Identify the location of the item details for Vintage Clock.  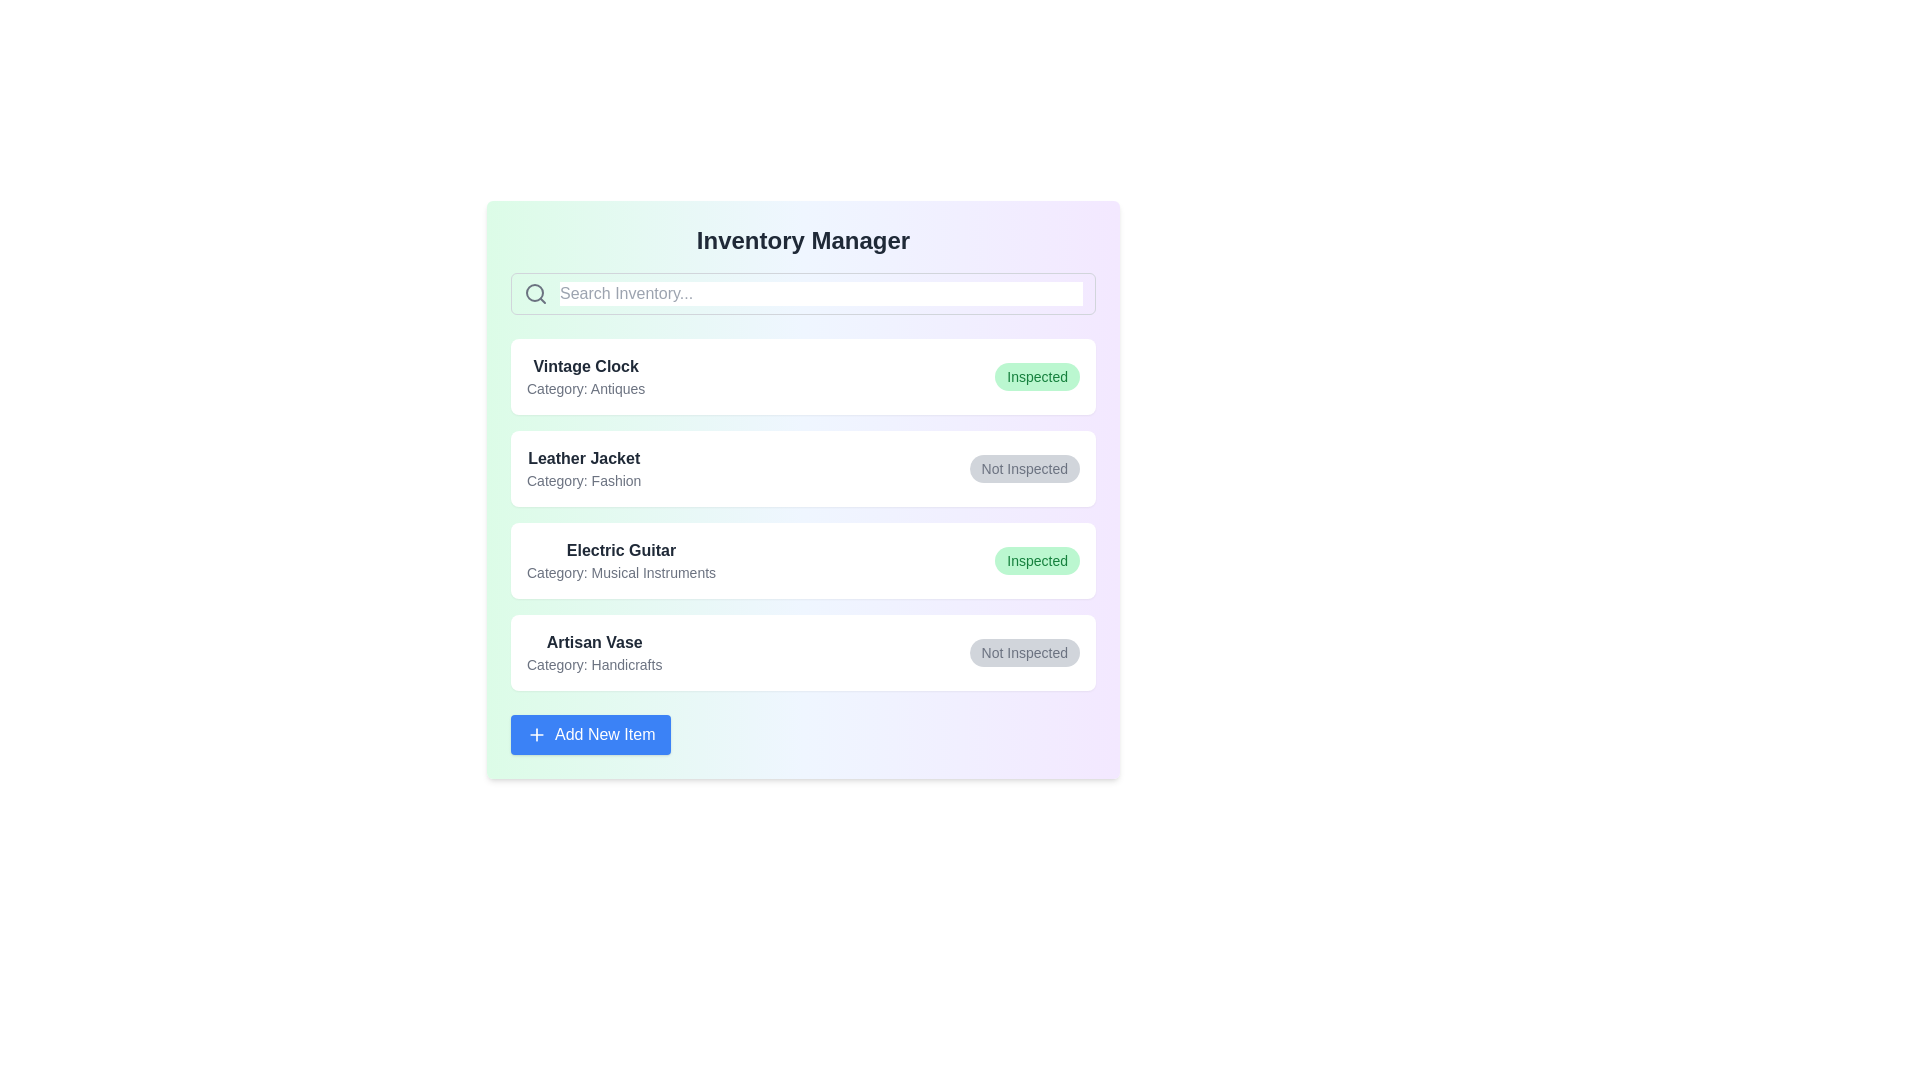
(803, 377).